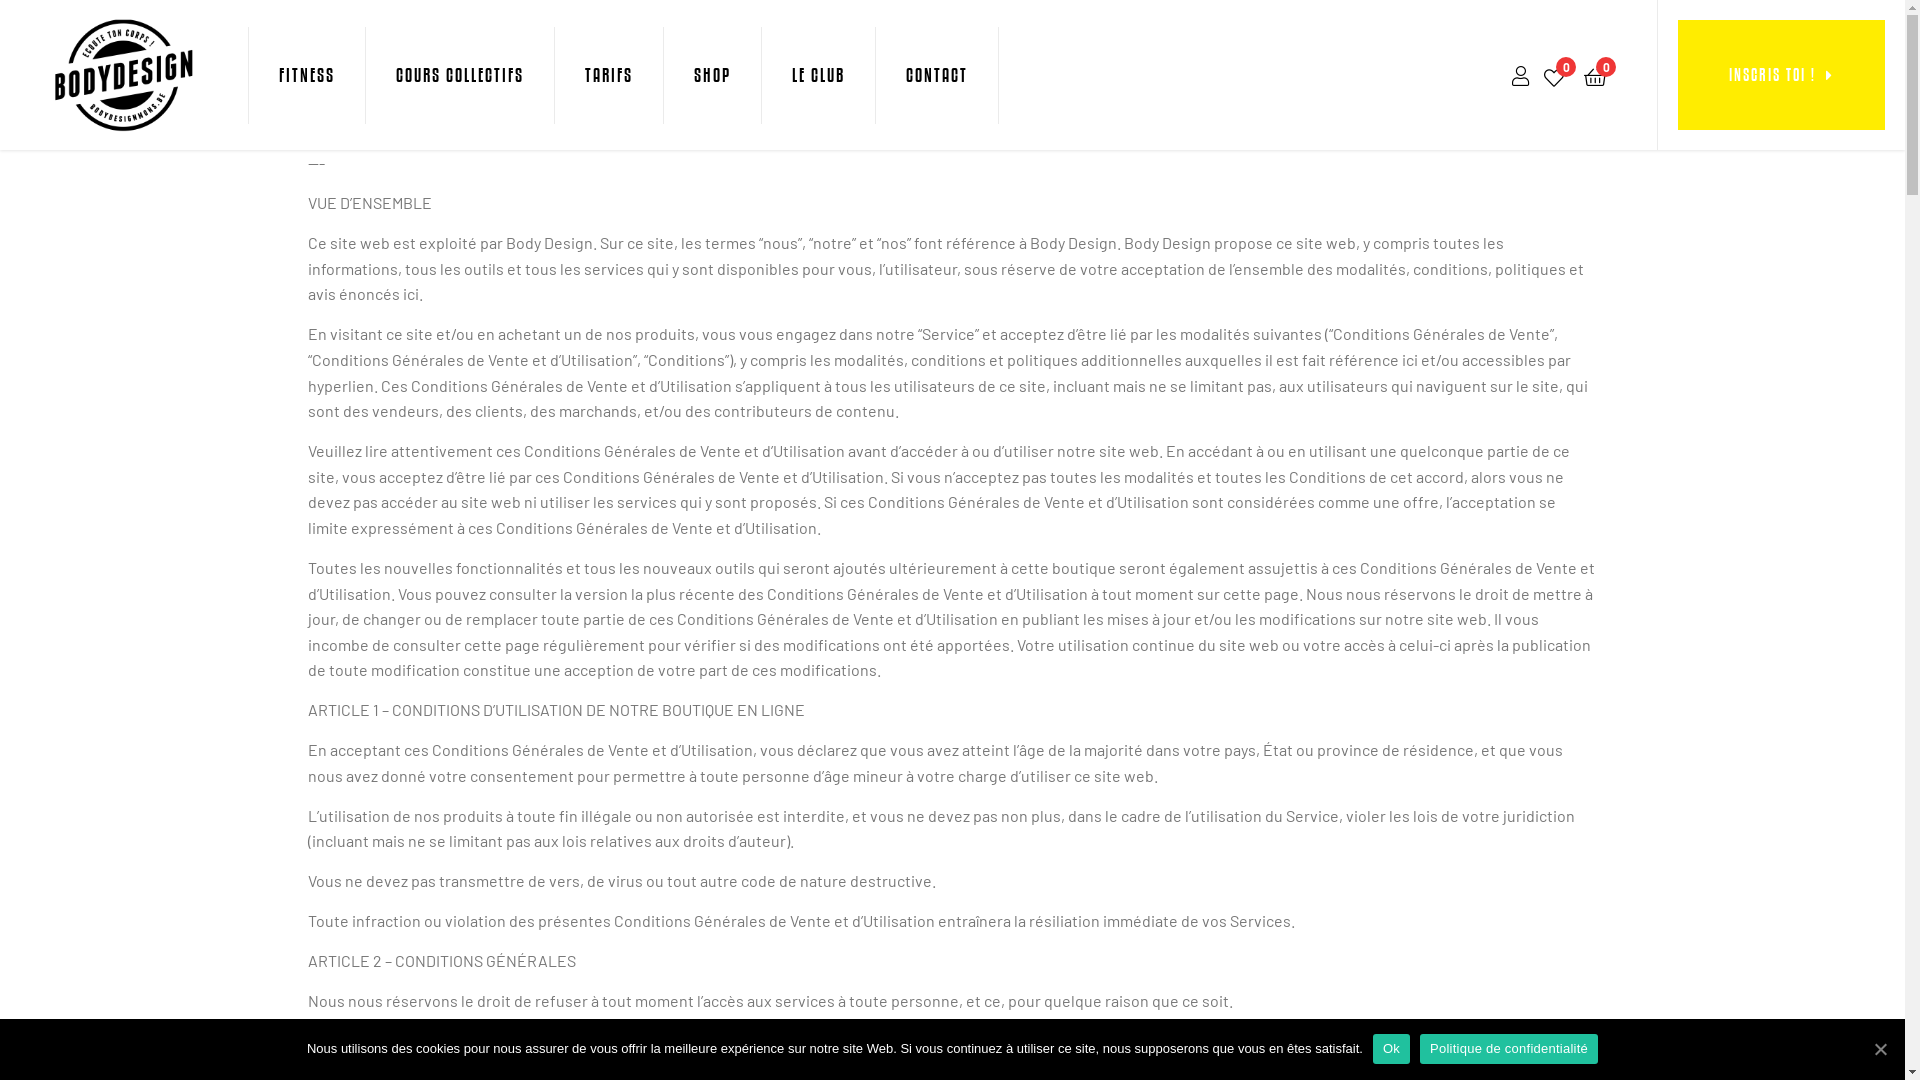 The height and width of the screenshot is (1080, 1920). What do you see at coordinates (1553, 73) in the screenshot?
I see `'0'` at bounding box center [1553, 73].